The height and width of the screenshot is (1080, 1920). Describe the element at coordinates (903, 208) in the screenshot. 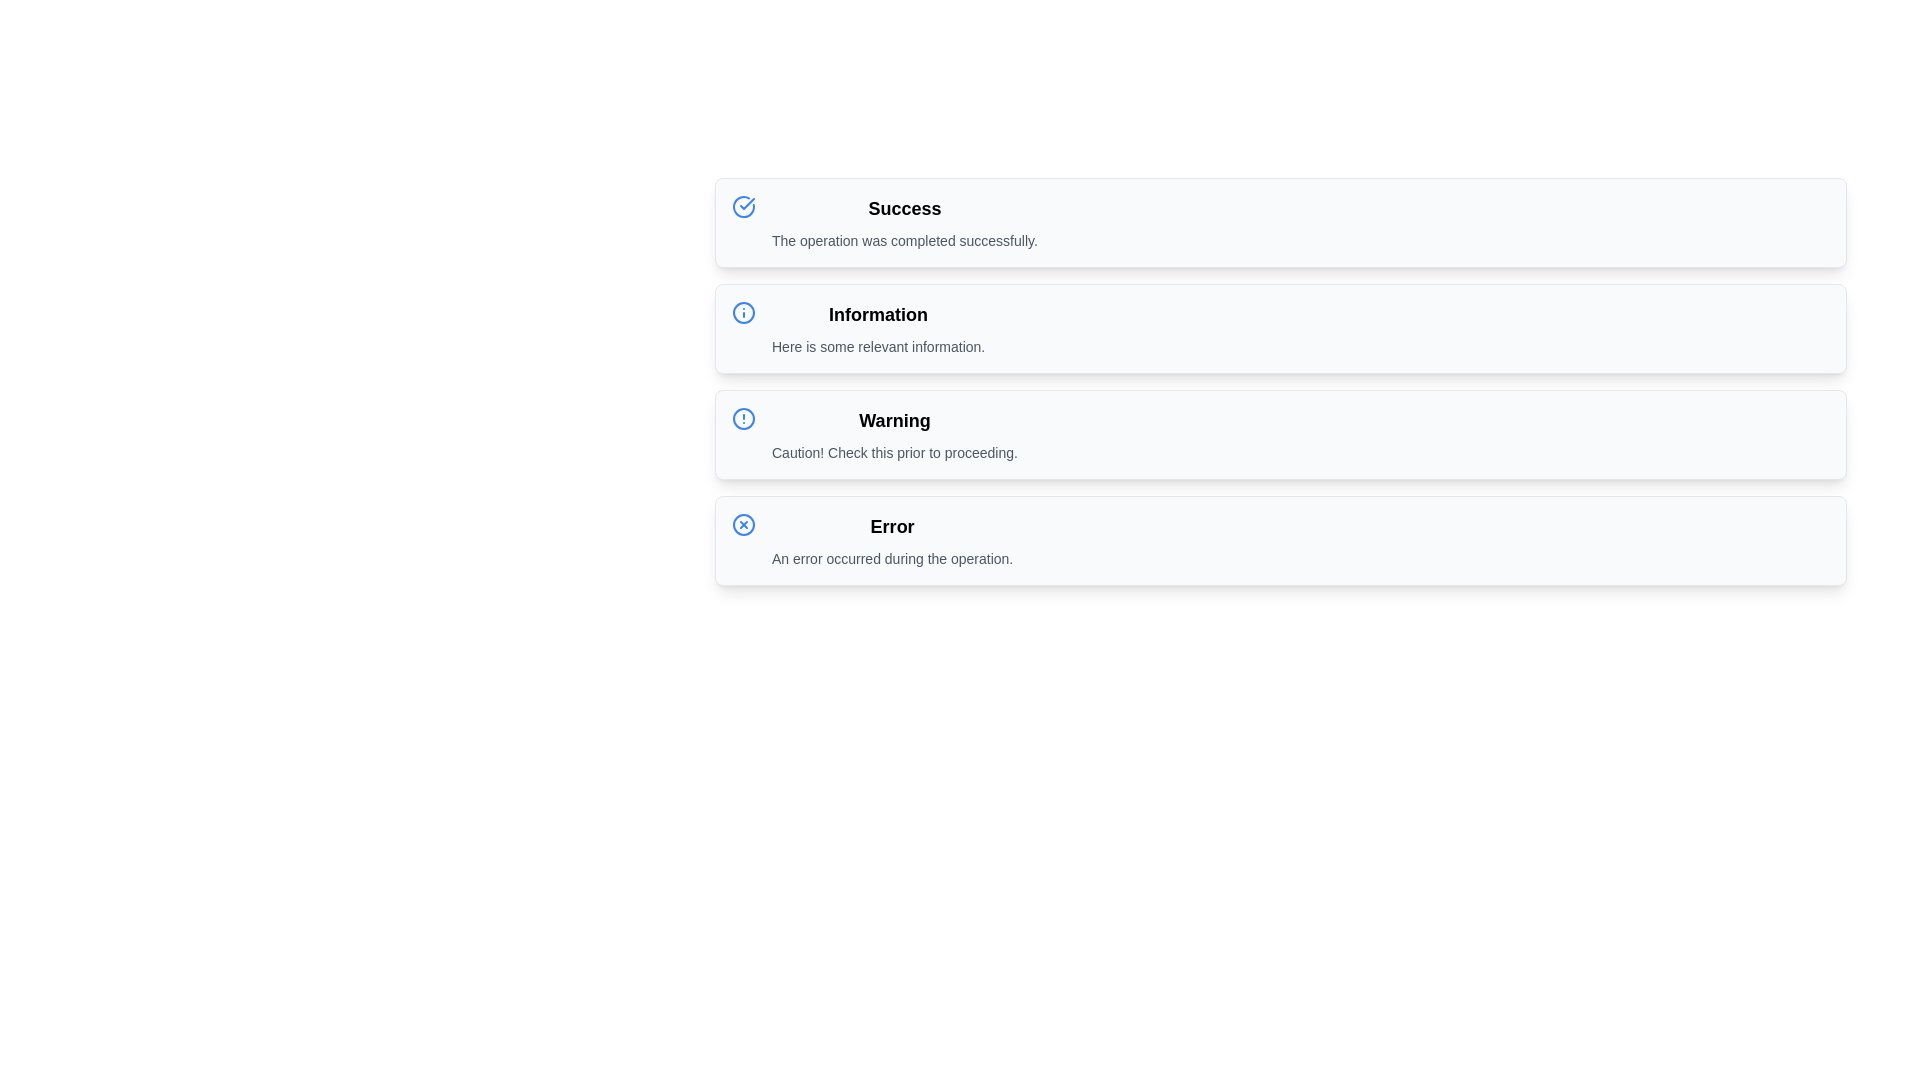

I see `the bold 'Success' label at the top of the notification card, which is the first card in a vertically stacked list layout of notifications` at that location.